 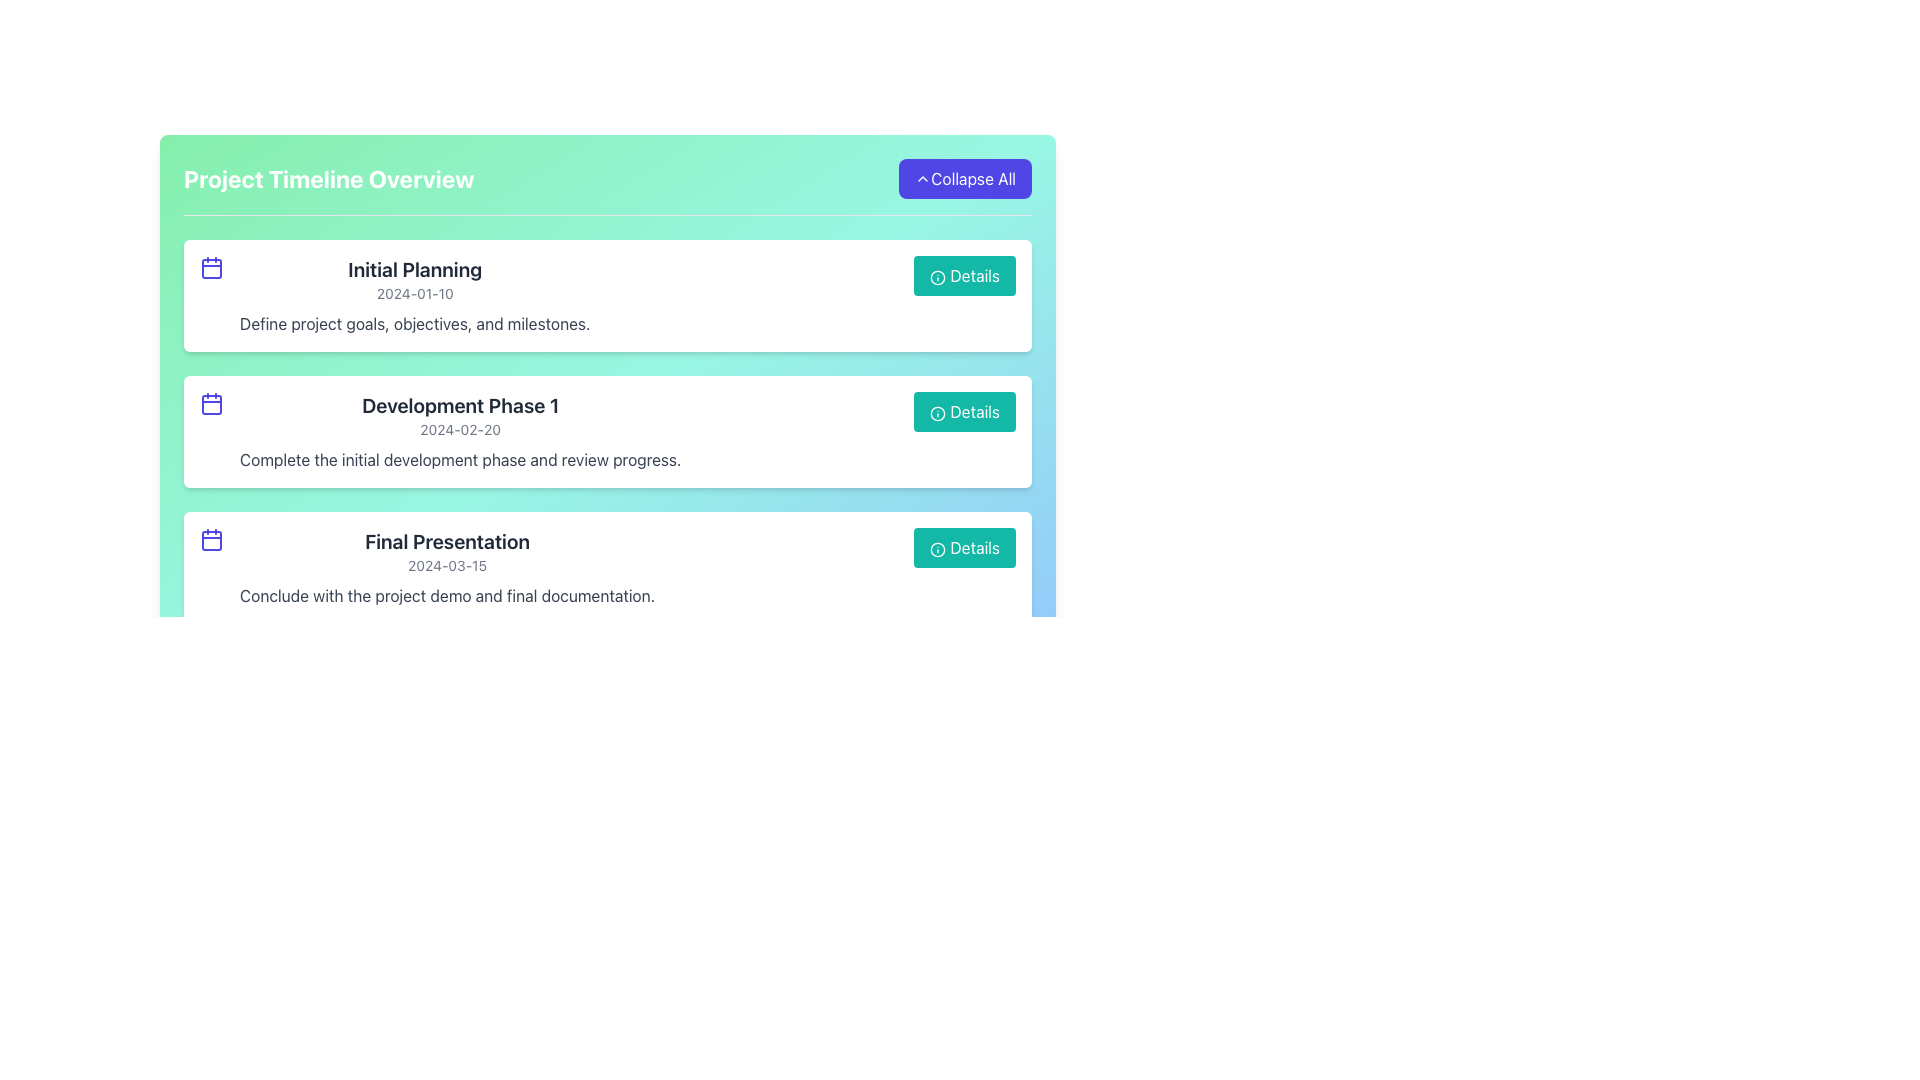 I want to click on the indigo calendar icon located at the top-left corner of the 'Final Presentation' timeline card, adjacent to the text 'Final Presentation' and '2024-03-15', so click(x=211, y=540).